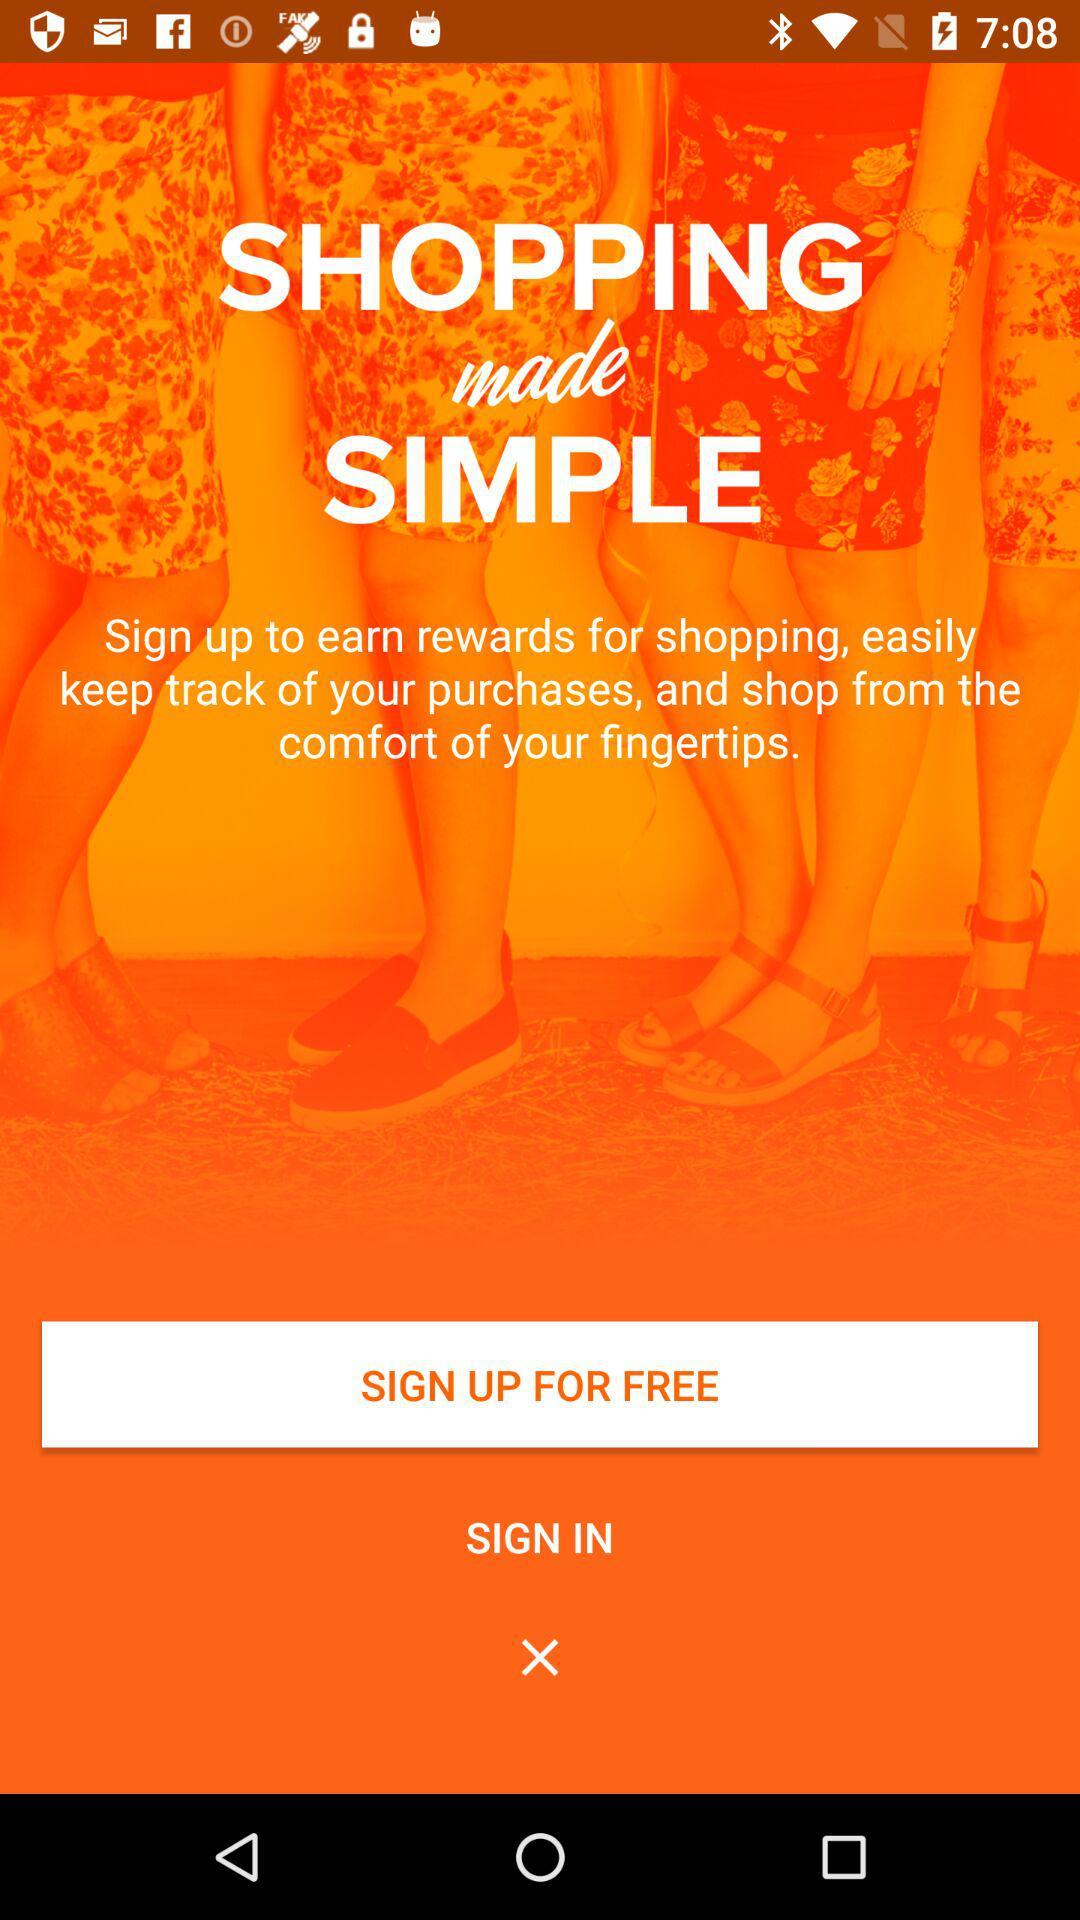  Describe the element at coordinates (540, 1657) in the screenshot. I see `the box below sign in` at that location.